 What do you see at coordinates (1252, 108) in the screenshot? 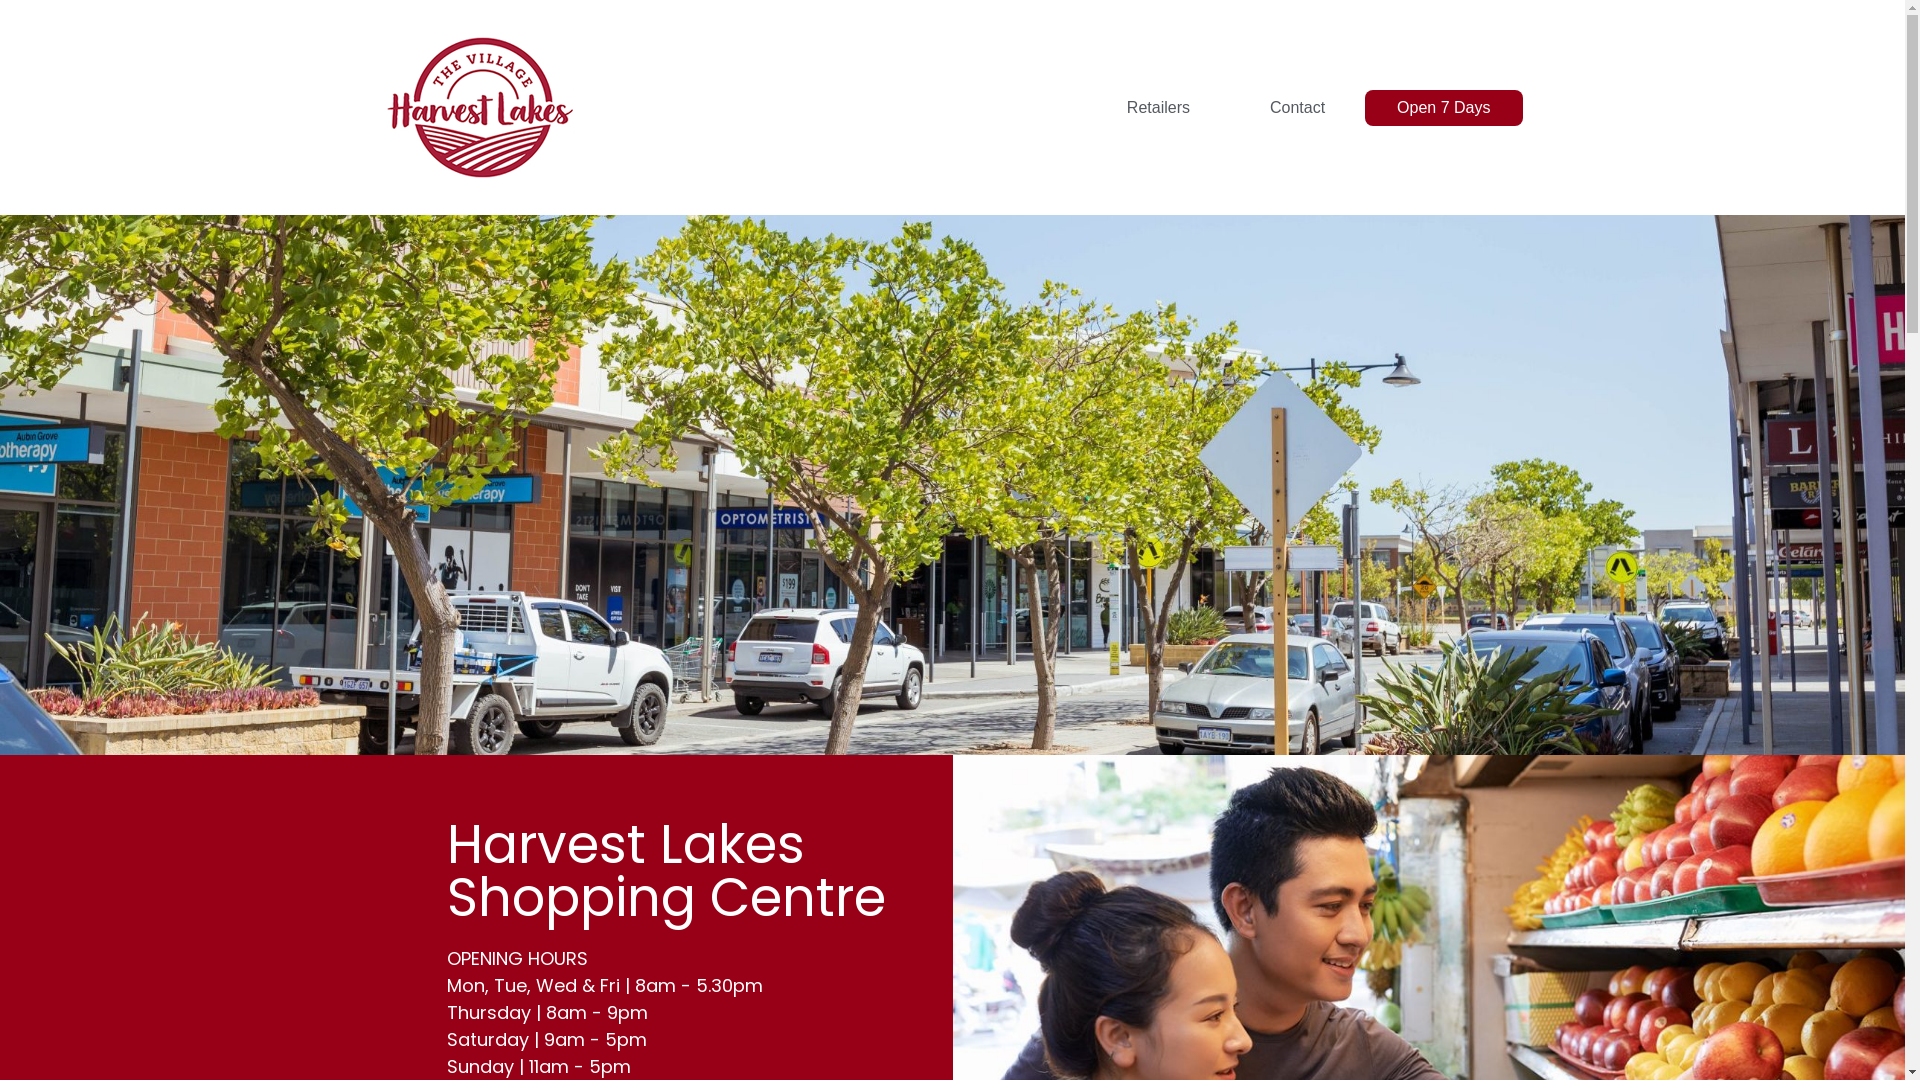
I see `'Contact'` at bounding box center [1252, 108].